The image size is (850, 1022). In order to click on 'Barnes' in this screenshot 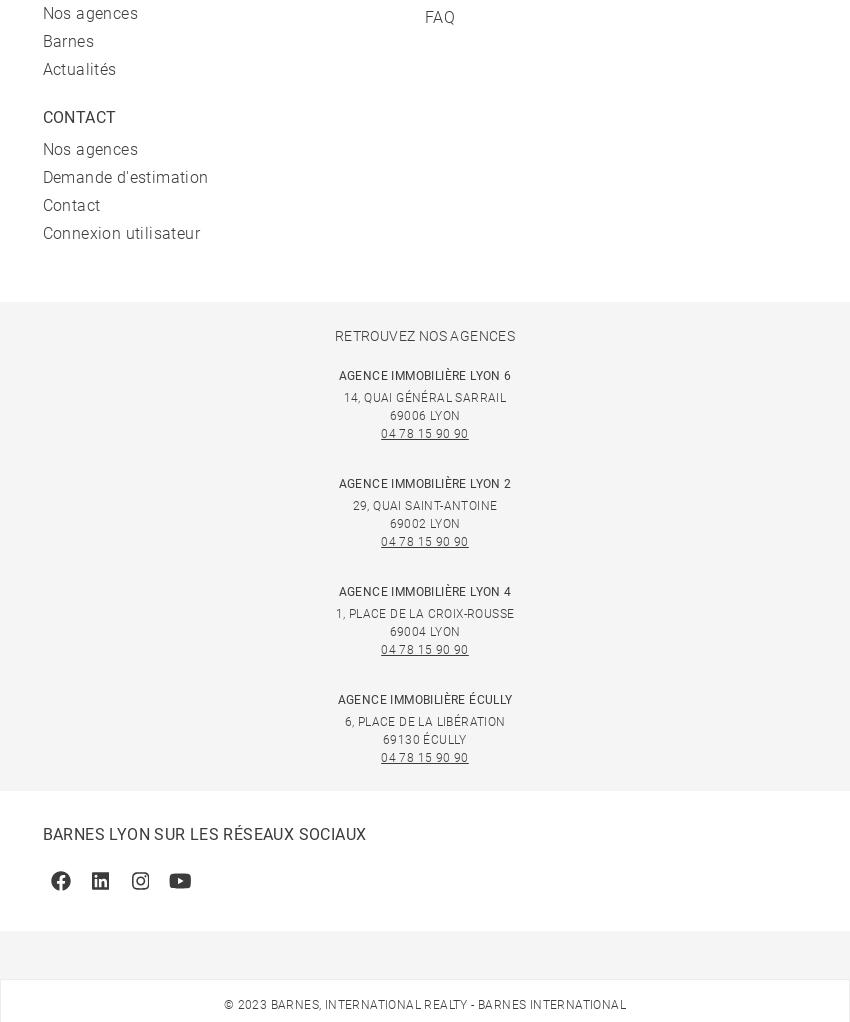, I will do `click(40, 41)`.